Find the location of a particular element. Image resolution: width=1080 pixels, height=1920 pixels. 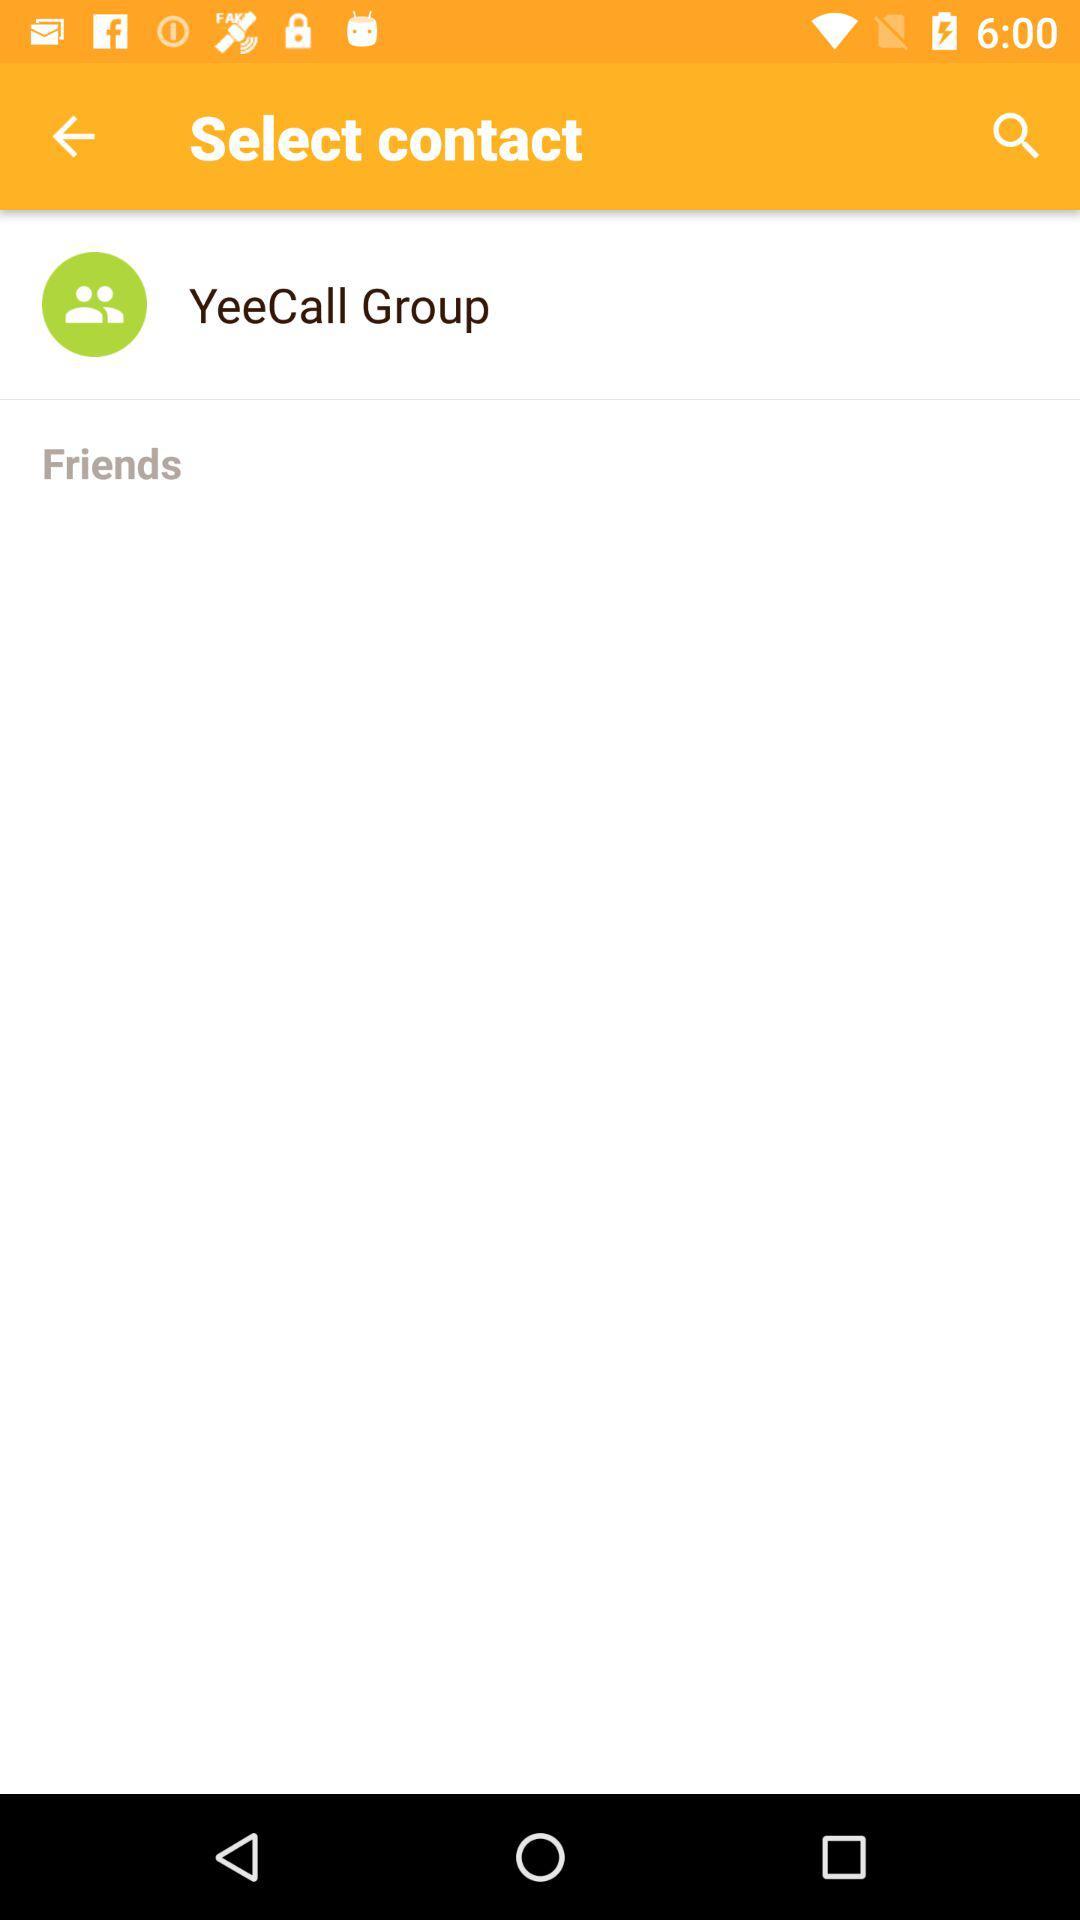

item at the top right corner is located at coordinates (1017, 135).